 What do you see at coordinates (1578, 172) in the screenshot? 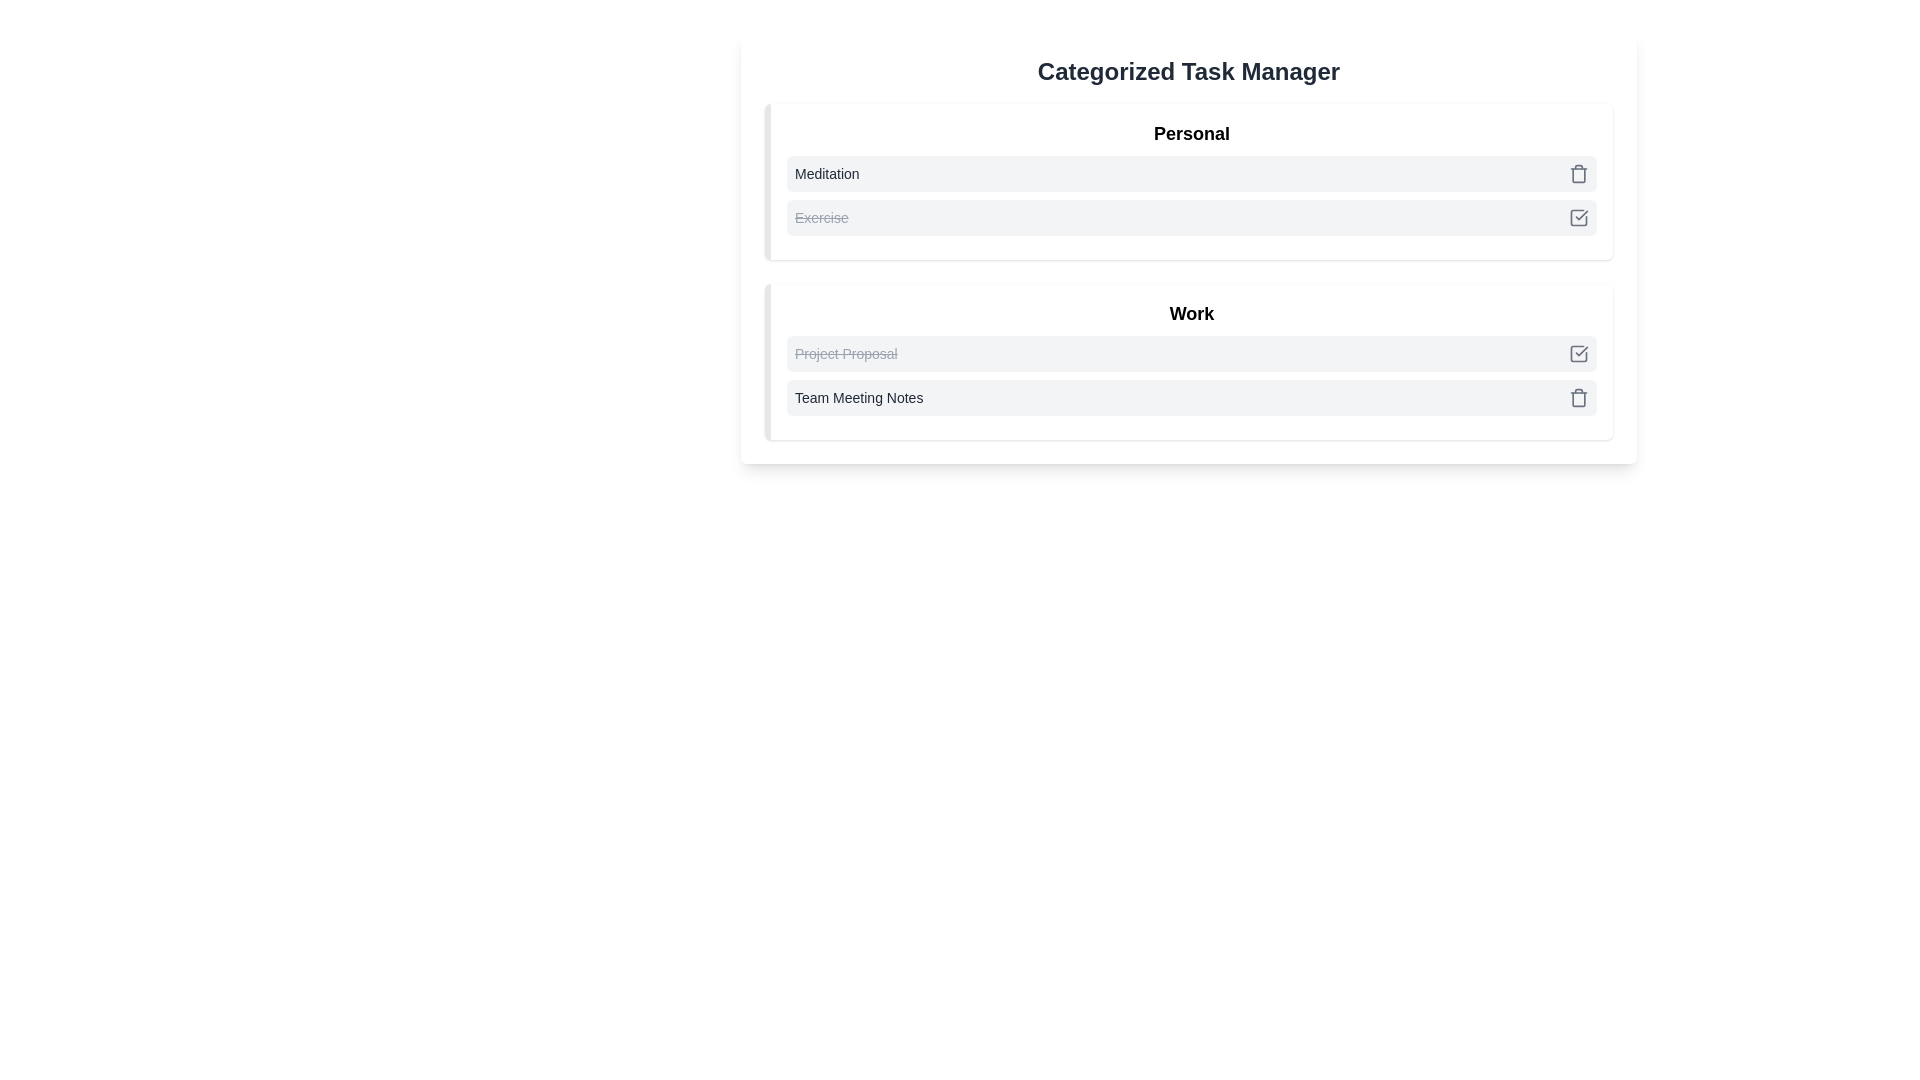
I see `the delete icon button located at the far right end of the 'Meditation' task row under the 'Personal' category` at bounding box center [1578, 172].